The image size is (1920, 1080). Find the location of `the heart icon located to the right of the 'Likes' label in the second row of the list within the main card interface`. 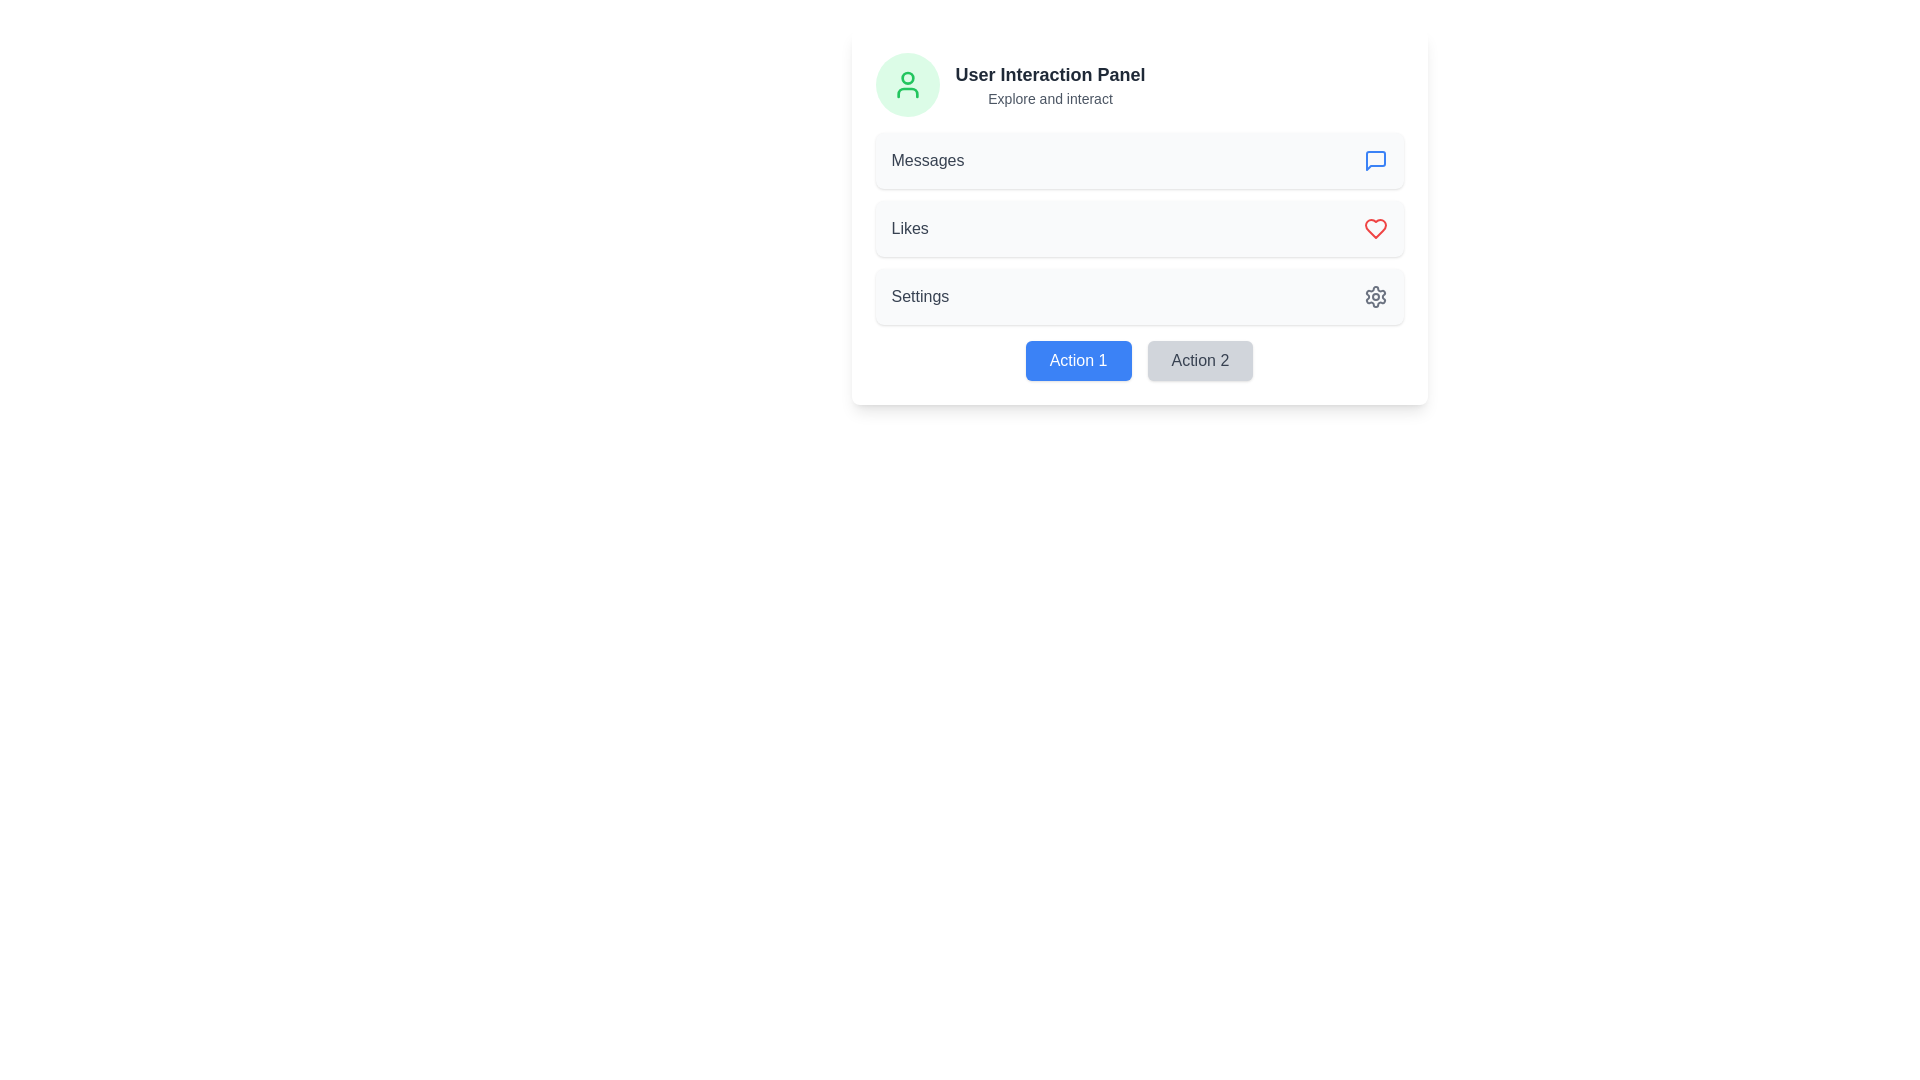

the heart icon located to the right of the 'Likes' label in the second row of the list within the main card interface is located at coordinates (1374, 227).